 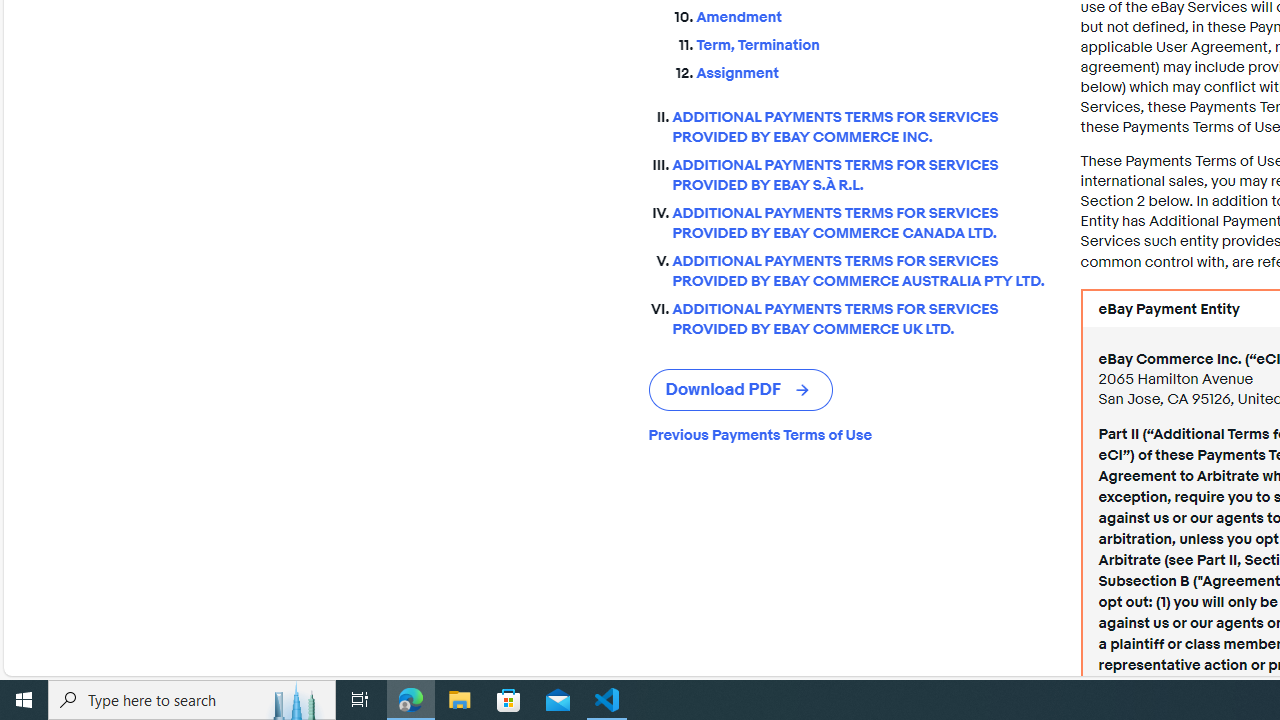 I want to click on 'Assignment', so click(x=872, y=72).